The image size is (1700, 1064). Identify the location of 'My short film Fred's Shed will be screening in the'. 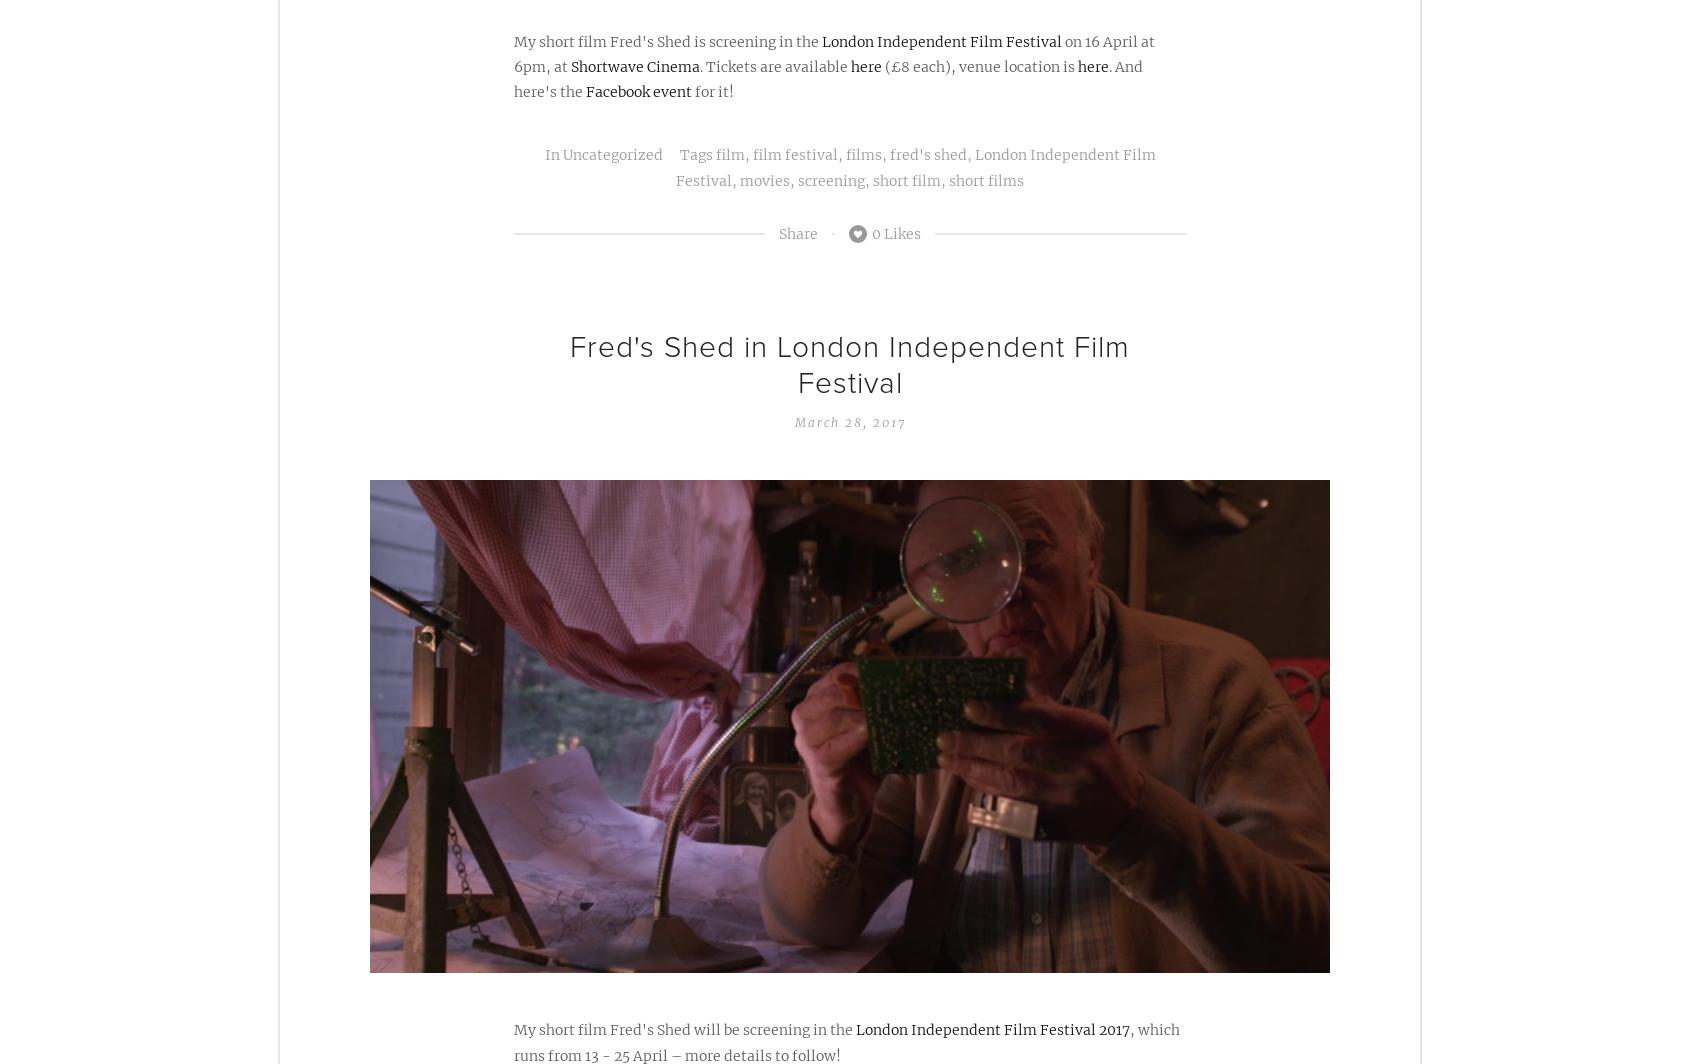
(684, 1029).